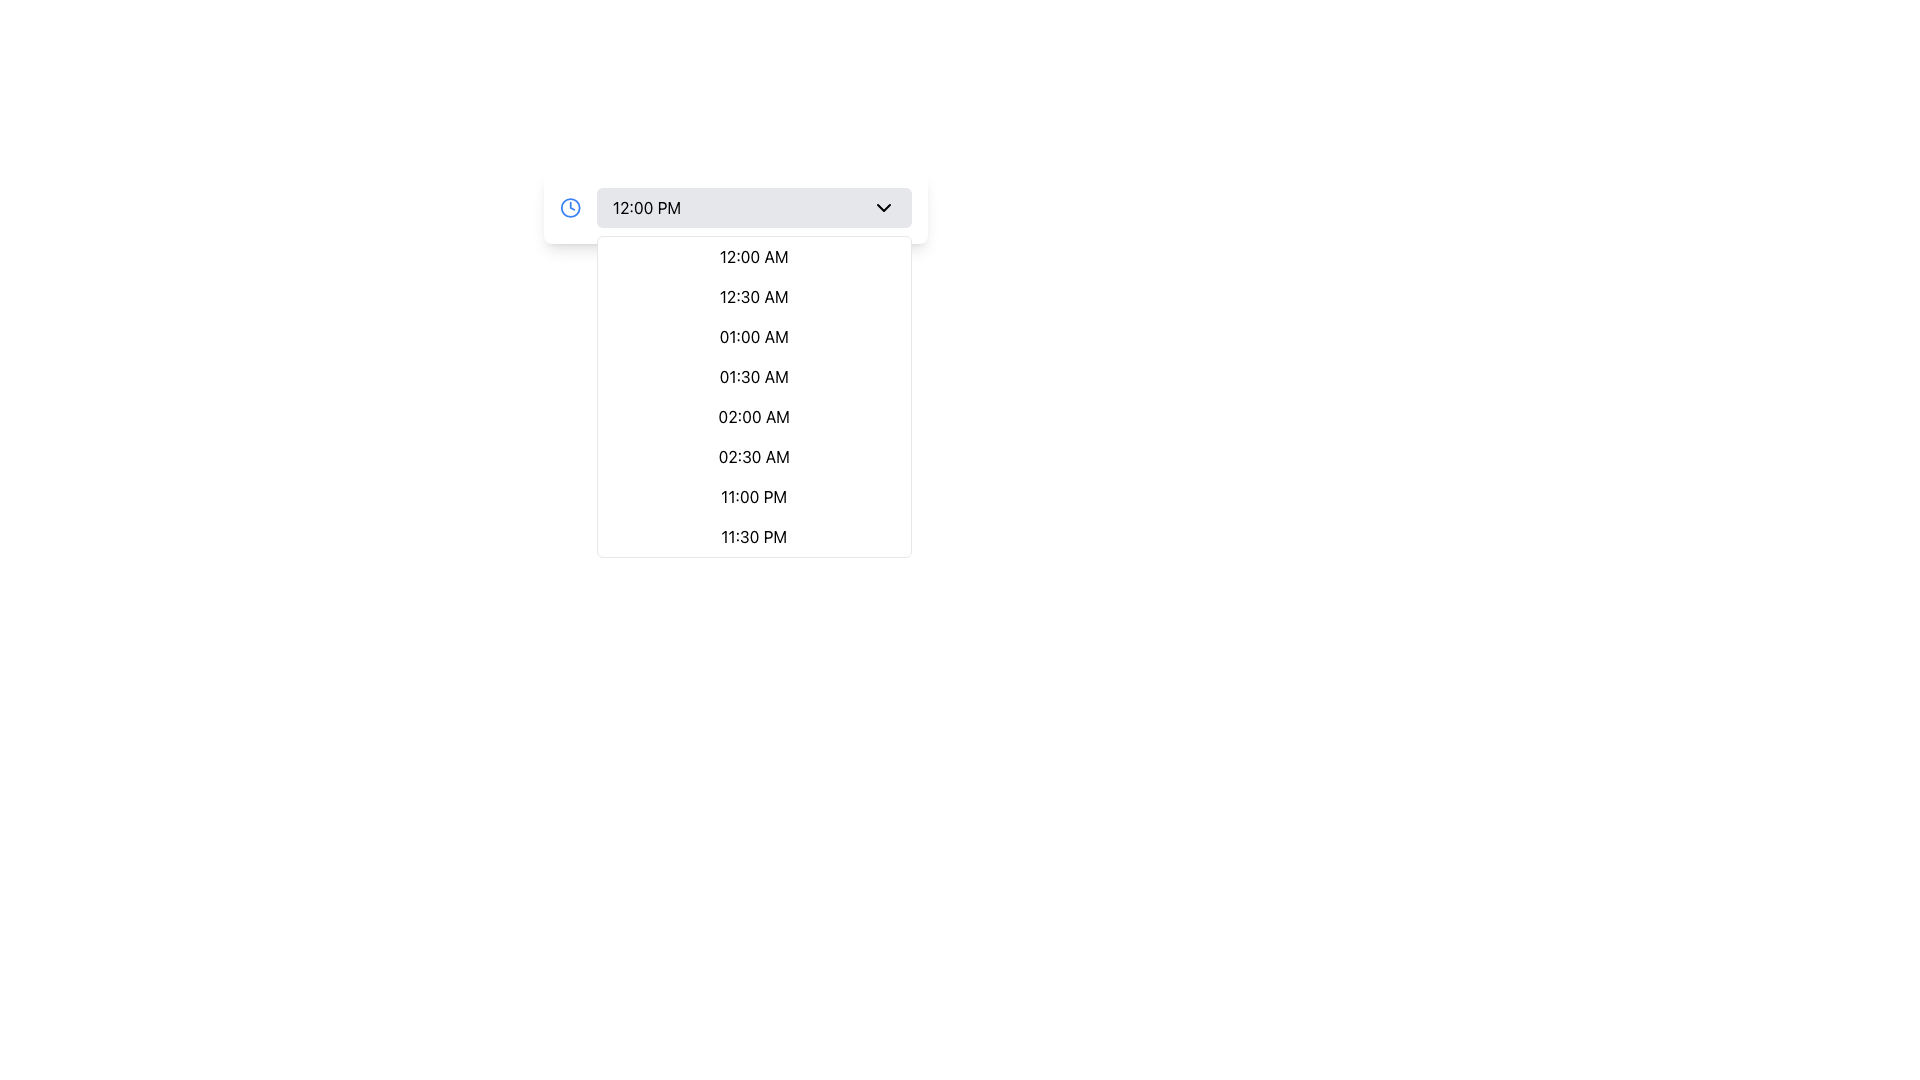 This screenshot has width=1920, height=1080. What do you see at coordinates (753, 397) in the screenshot?
I see `the time options in the dropdown menu located below the '12:00 PM' dropdown trigger` at bounding box center [753, 397].